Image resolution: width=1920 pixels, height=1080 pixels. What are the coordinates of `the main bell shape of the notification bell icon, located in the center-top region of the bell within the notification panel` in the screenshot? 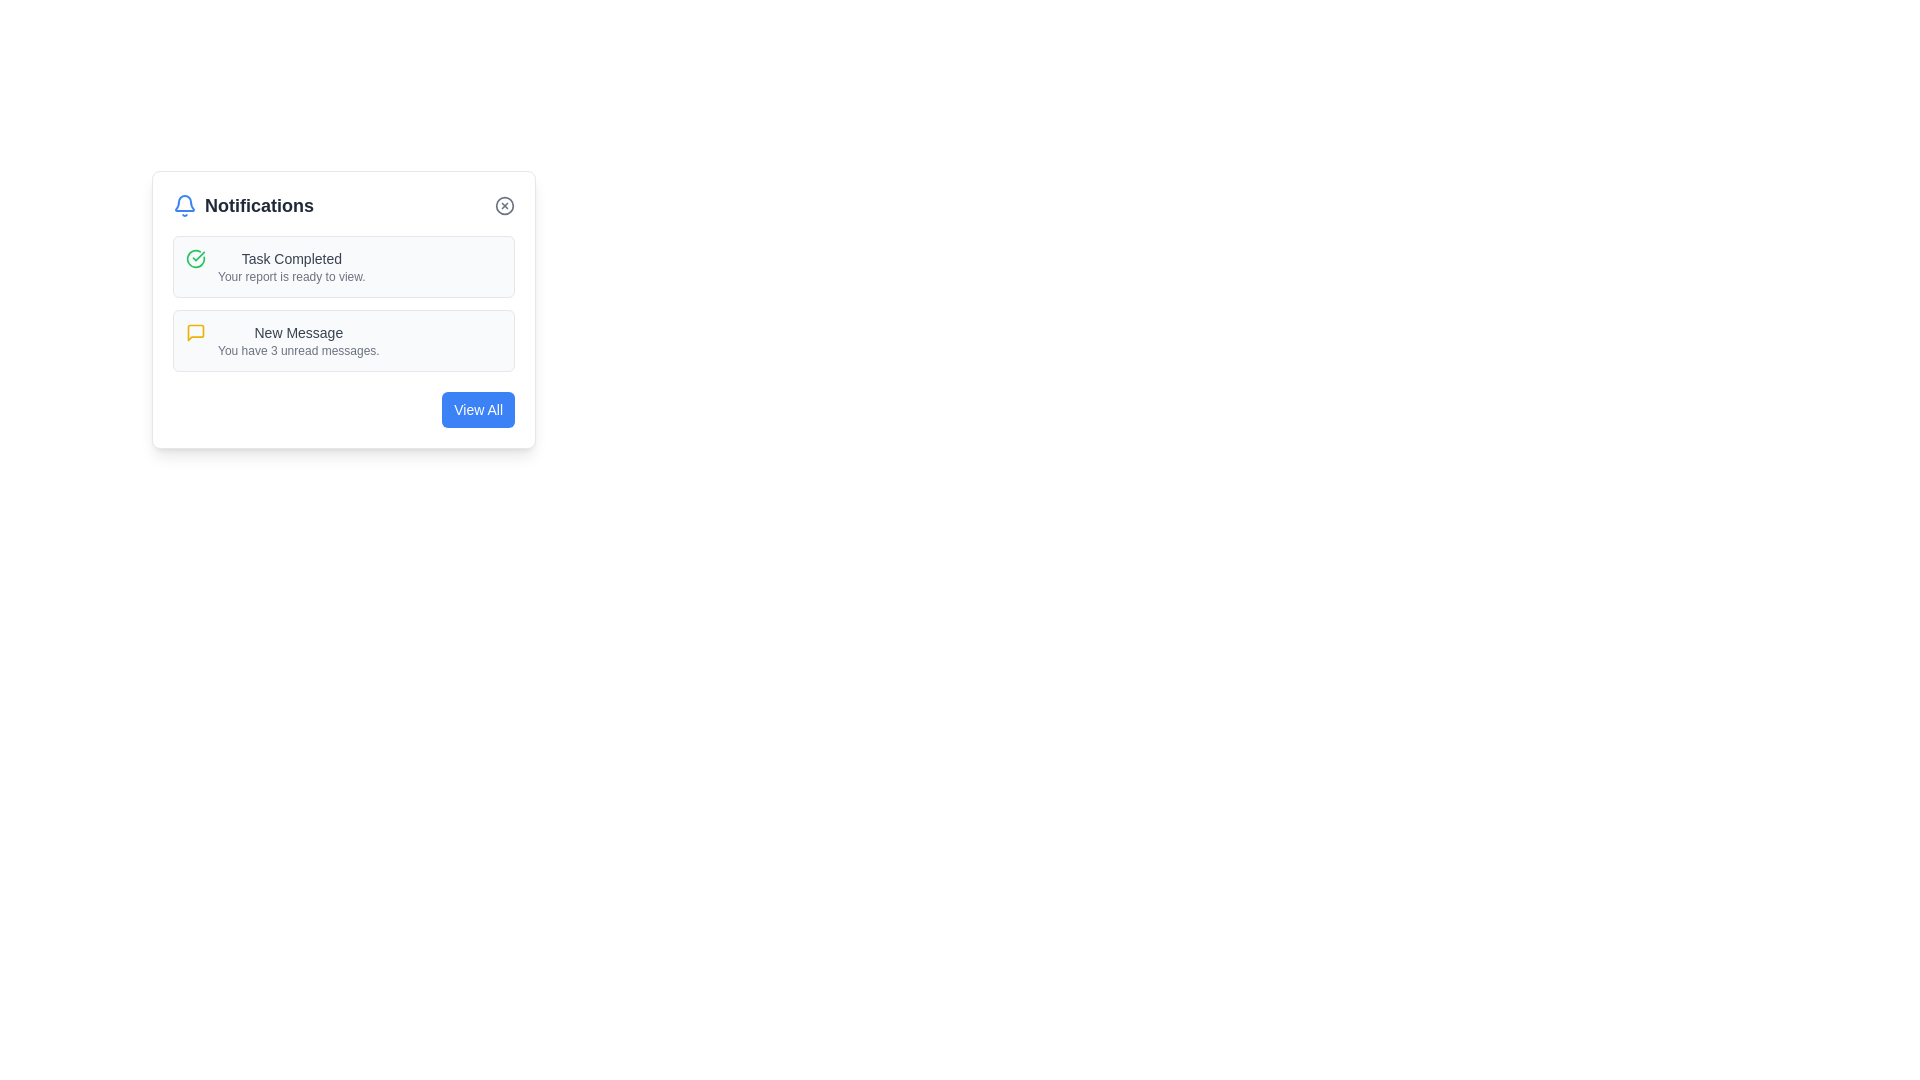 It's located at (185, 203).